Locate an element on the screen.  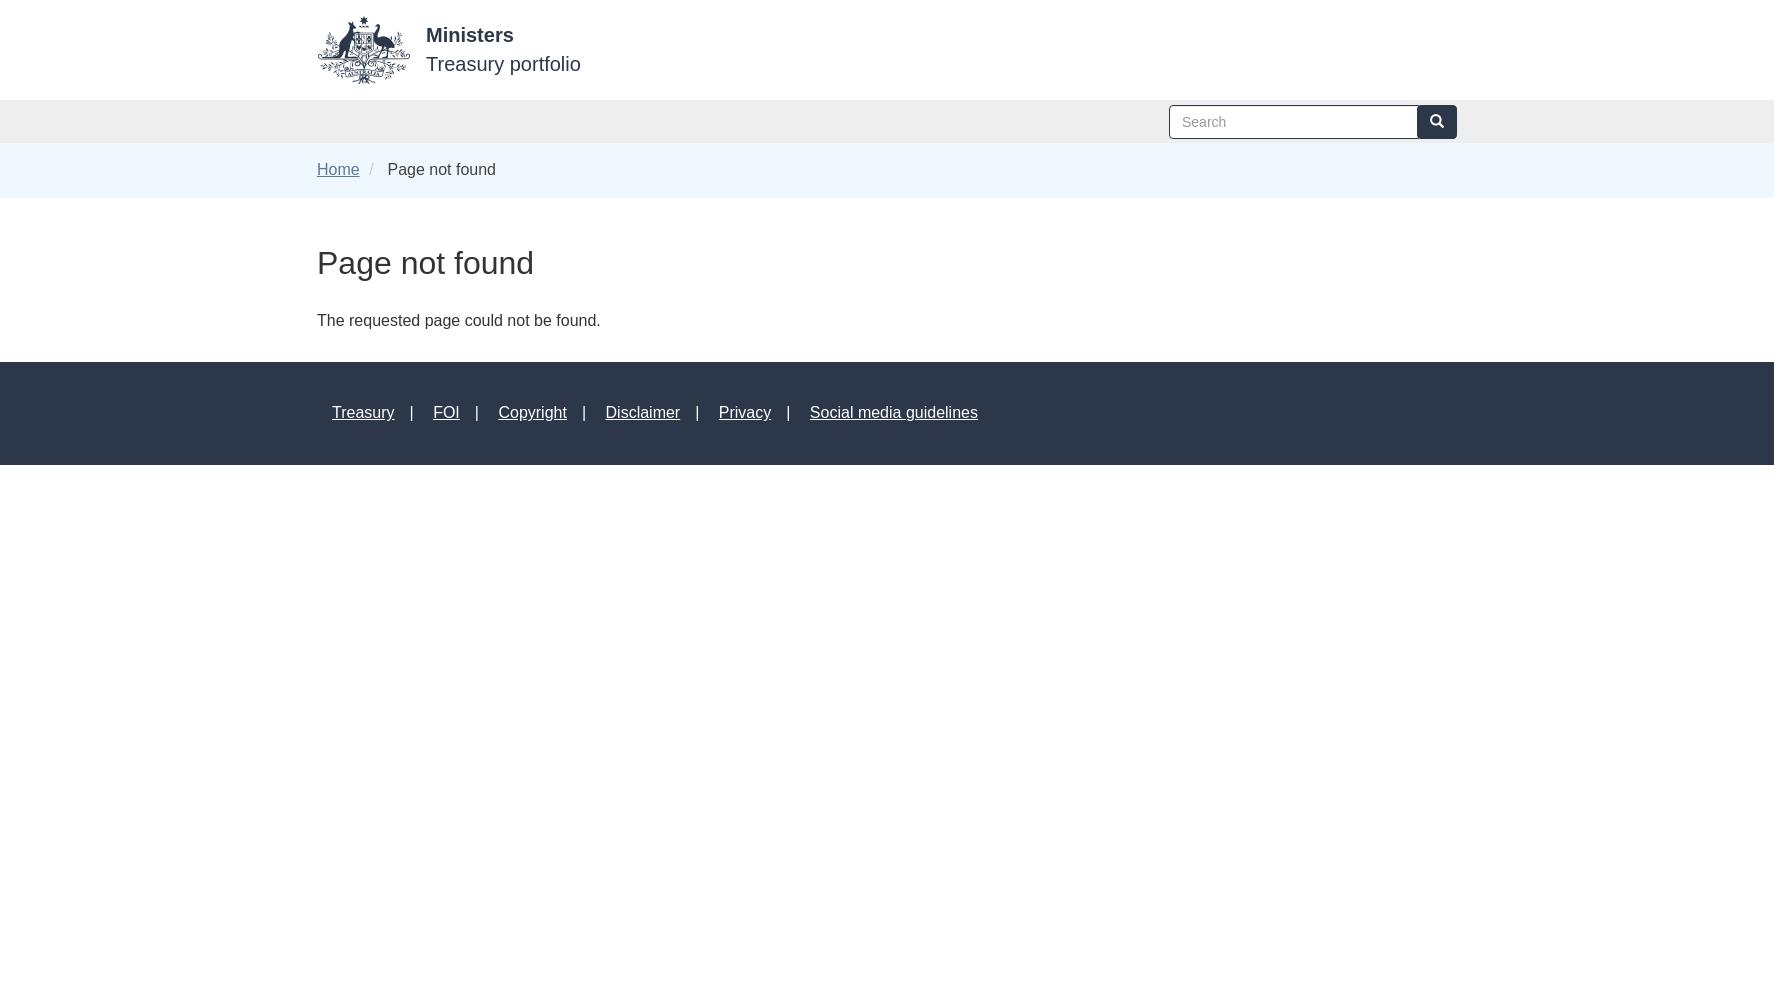
'Treasury portfolio' is located at coordinates (502, 63).